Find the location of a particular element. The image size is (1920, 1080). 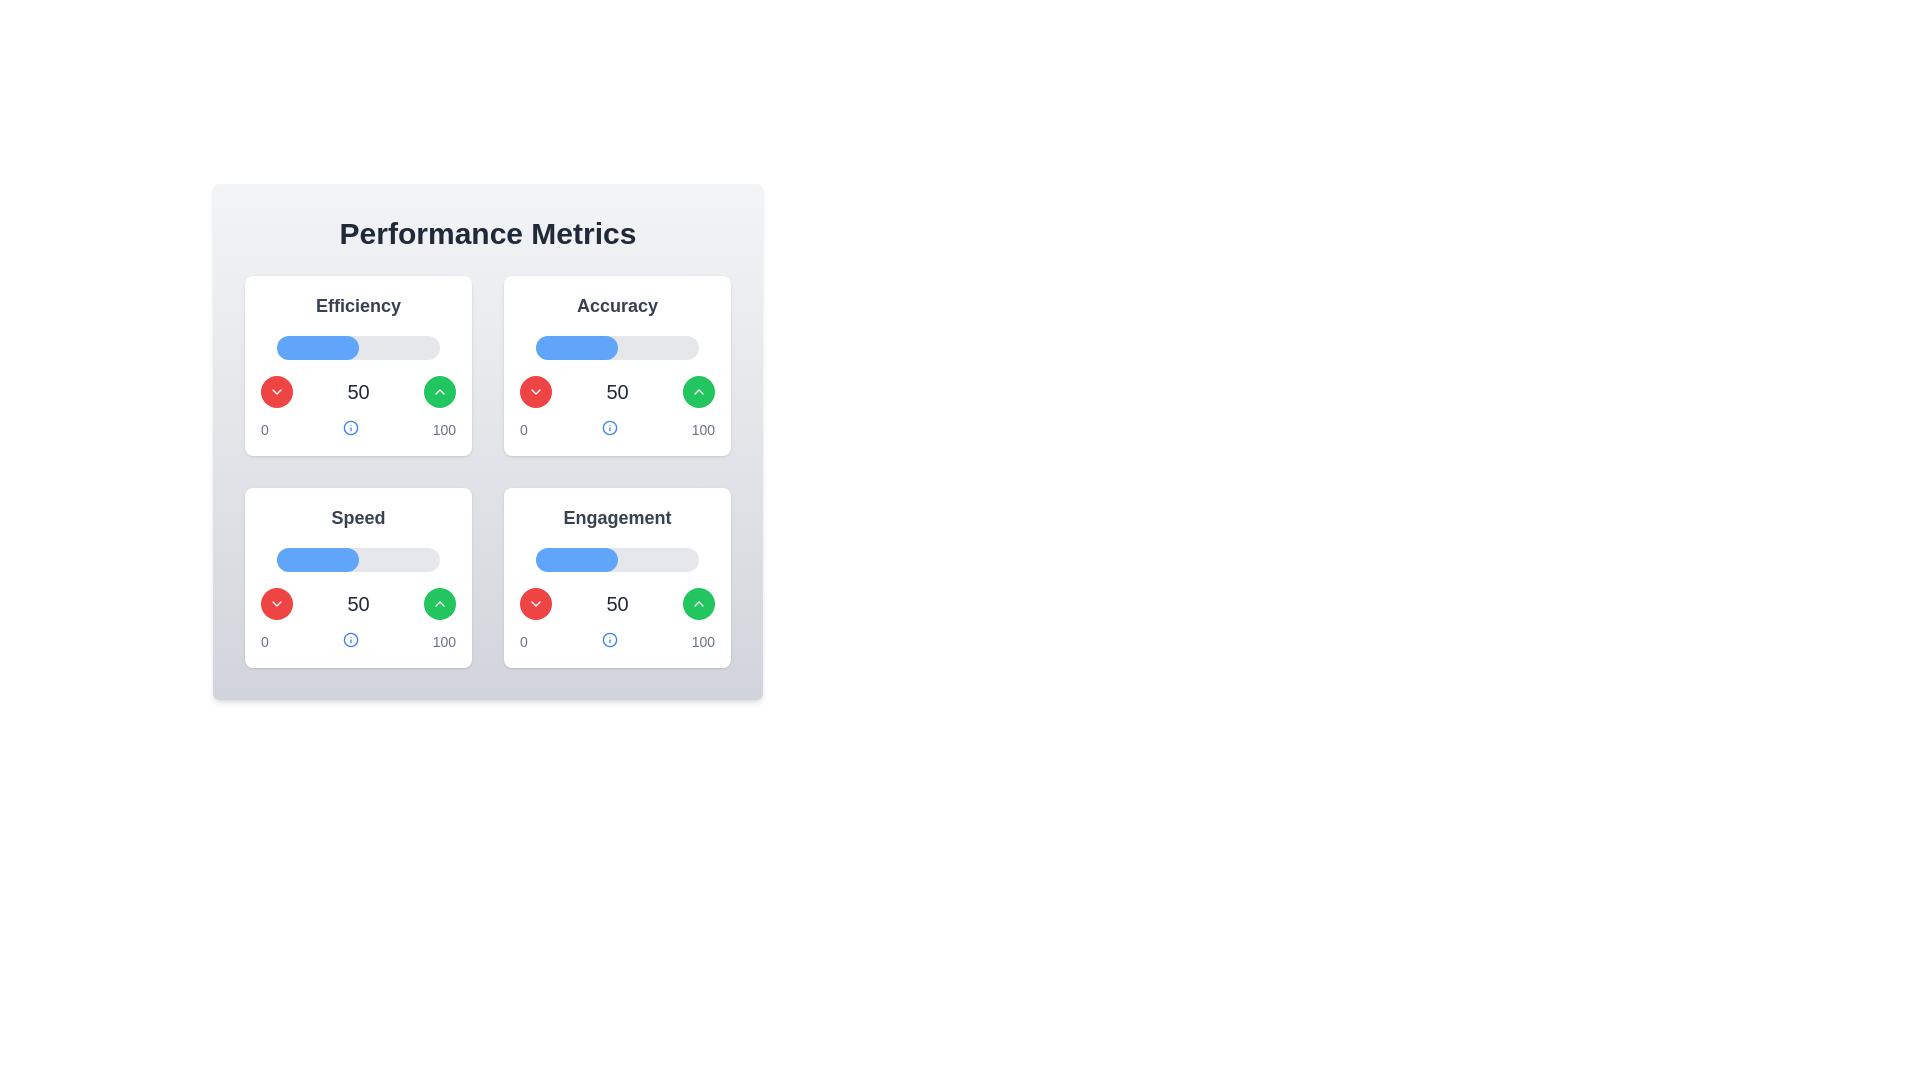

the small circular icon with a hollow center and a blue outline located in the bottom left corner of the Engagement score box is located at coordinates (608, 640).